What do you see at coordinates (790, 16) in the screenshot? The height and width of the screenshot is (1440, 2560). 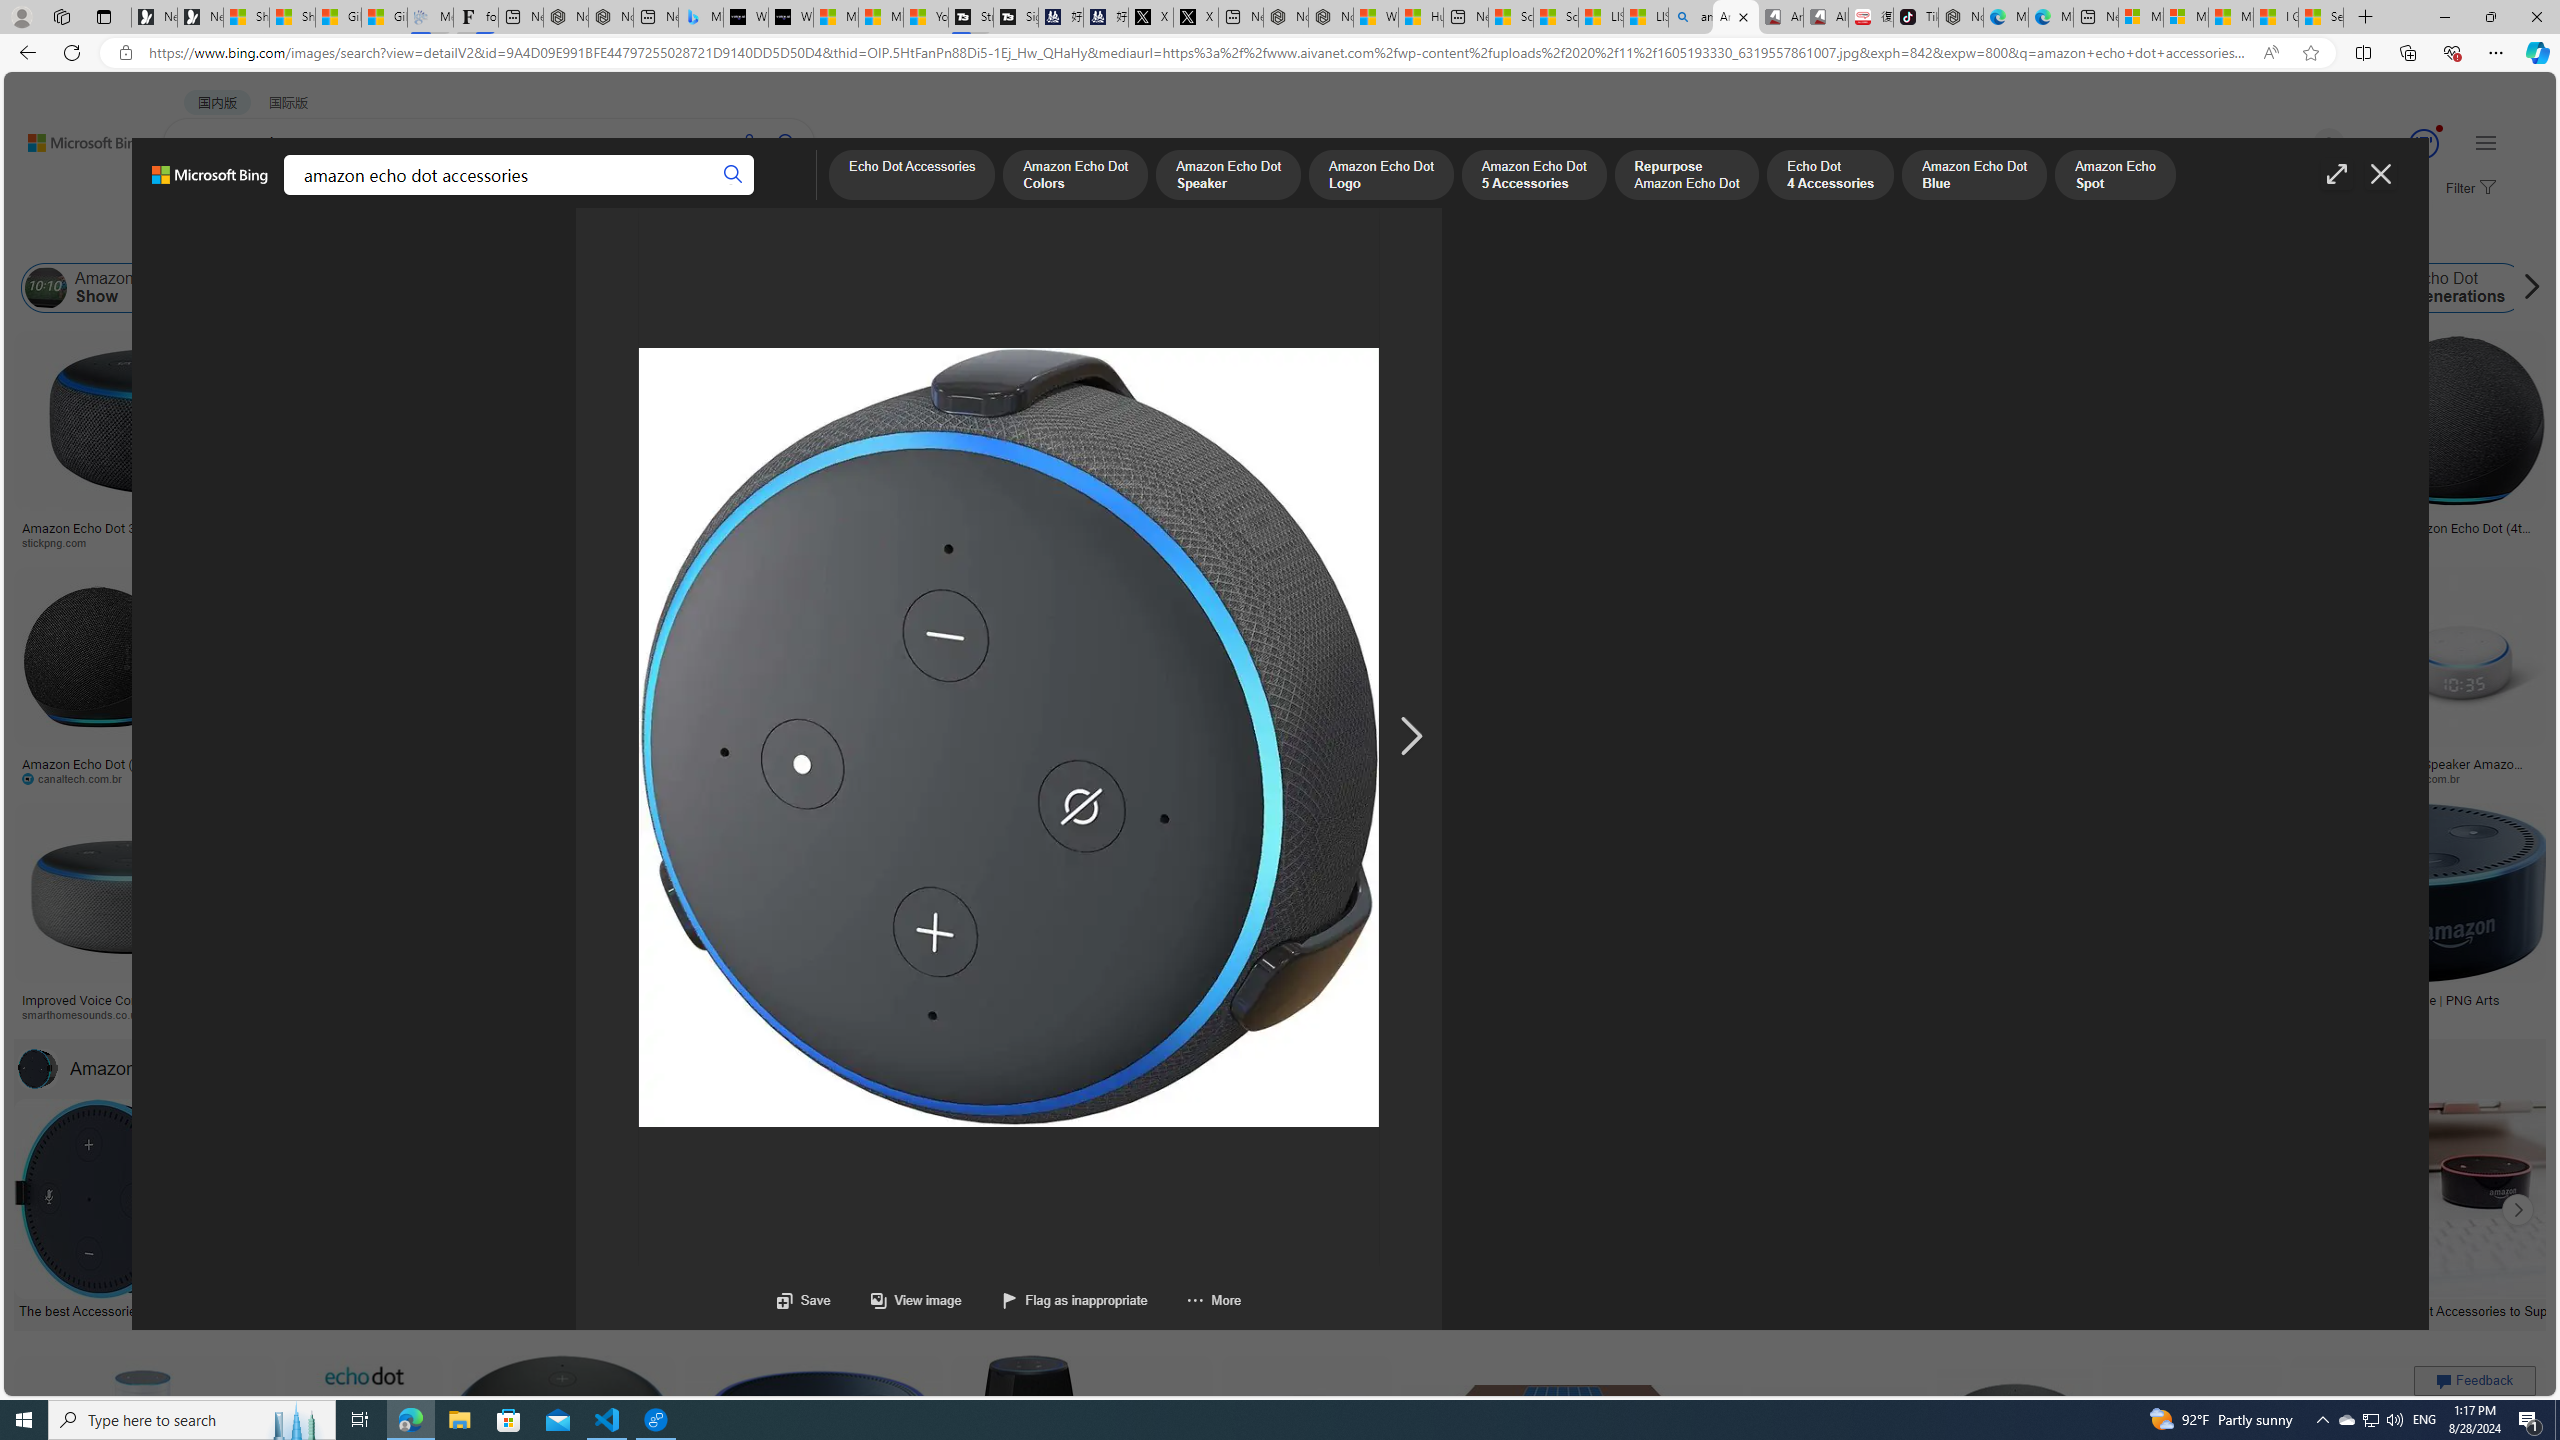 I see `'What'` at bounding box center [790, 16].